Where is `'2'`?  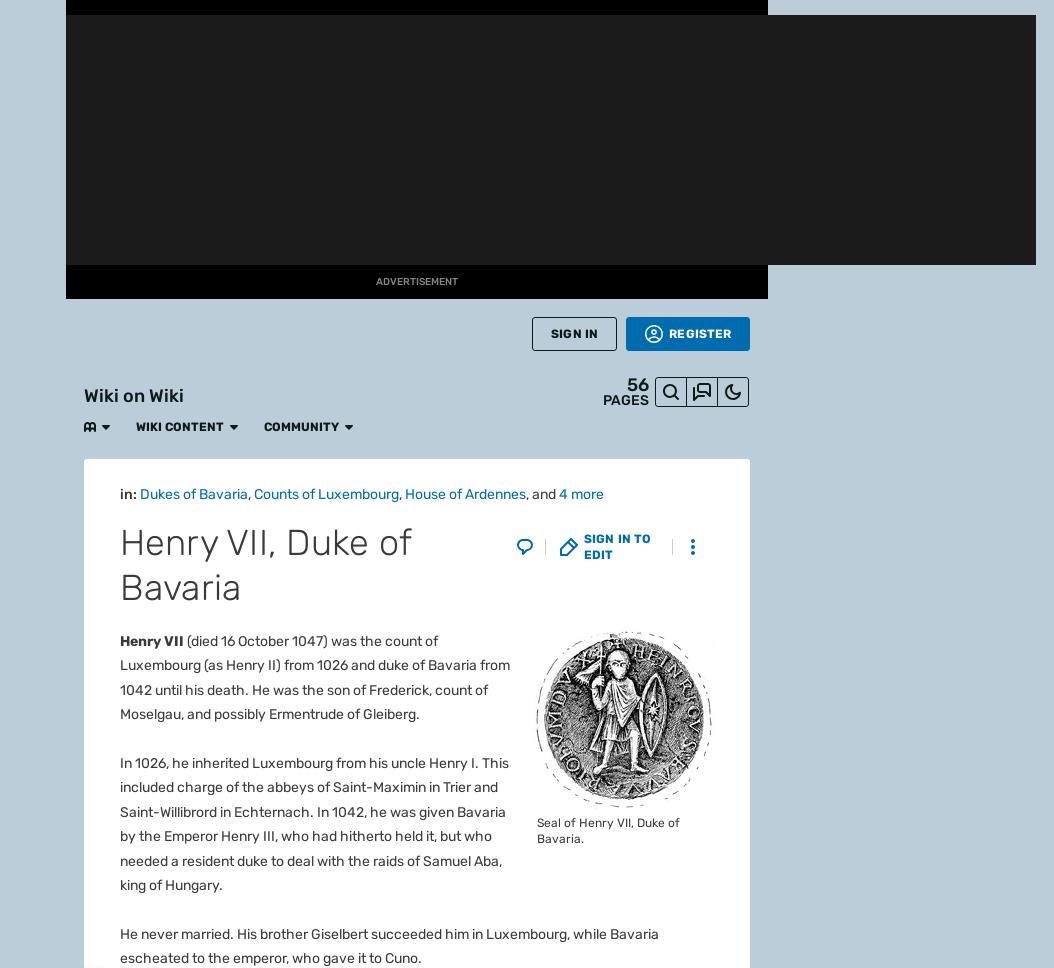
'2' is located at coordinates (150, 226).